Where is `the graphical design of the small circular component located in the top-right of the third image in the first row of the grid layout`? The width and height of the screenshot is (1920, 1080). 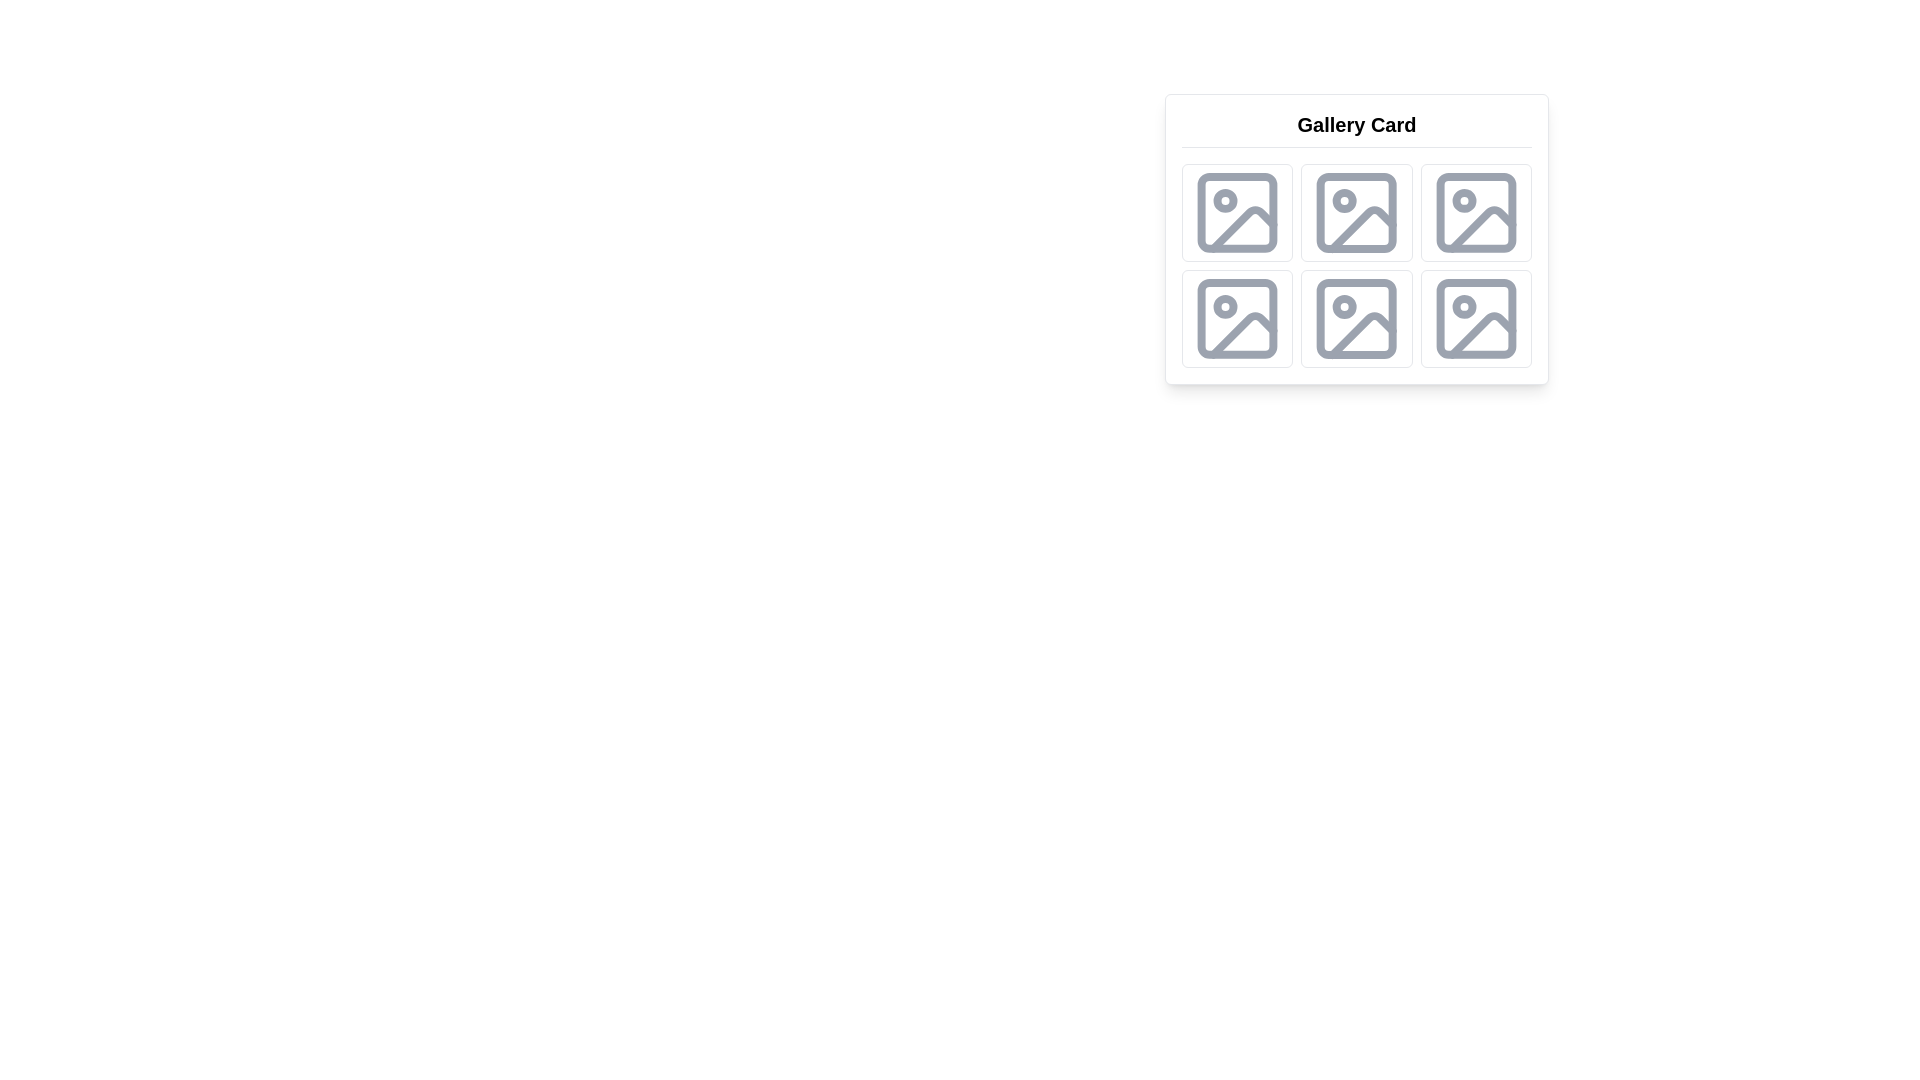
the graphical design of the small circular component located in the top-right of the third image in the first row of the grid layout is located at coordinates (1464, 200).